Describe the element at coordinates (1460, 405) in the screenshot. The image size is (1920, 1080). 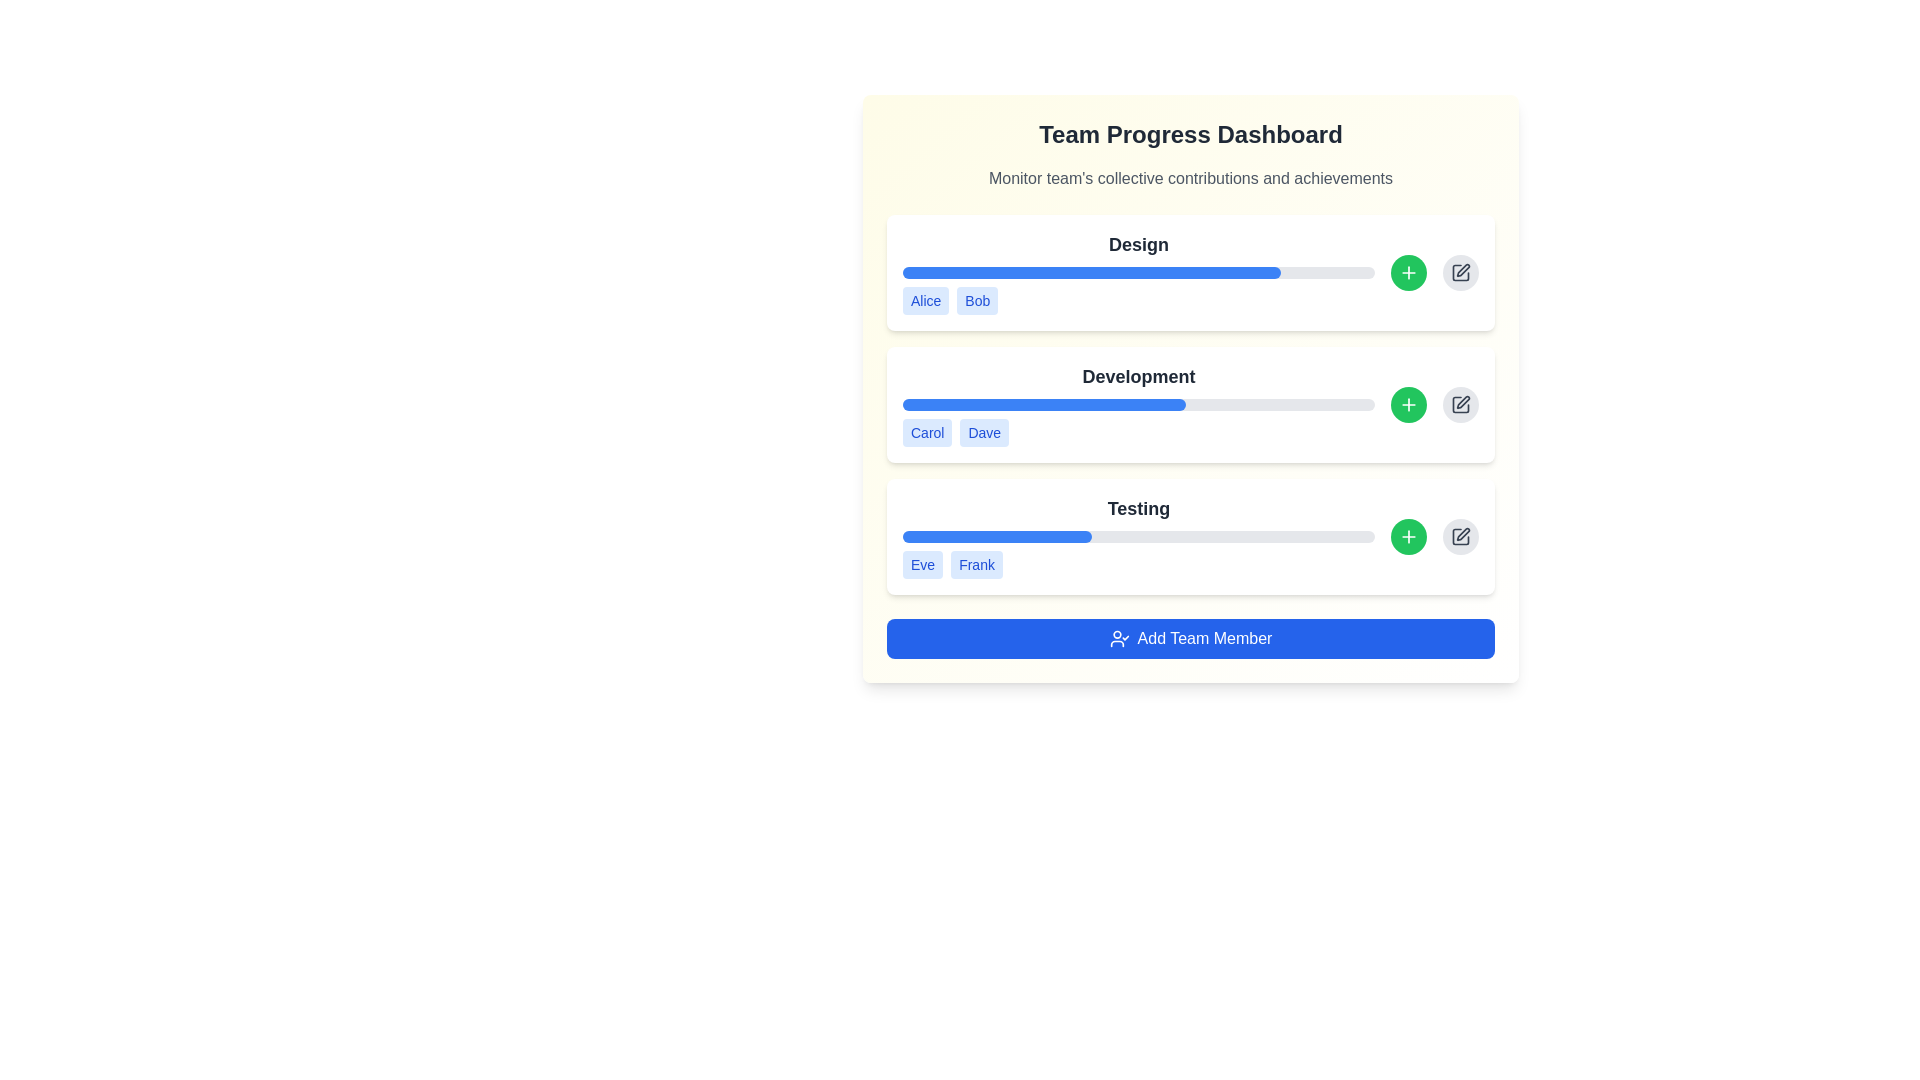
I see `the Button Icon located on the right side of the 'Development' row in the Team Progress Dashboard` at that location.